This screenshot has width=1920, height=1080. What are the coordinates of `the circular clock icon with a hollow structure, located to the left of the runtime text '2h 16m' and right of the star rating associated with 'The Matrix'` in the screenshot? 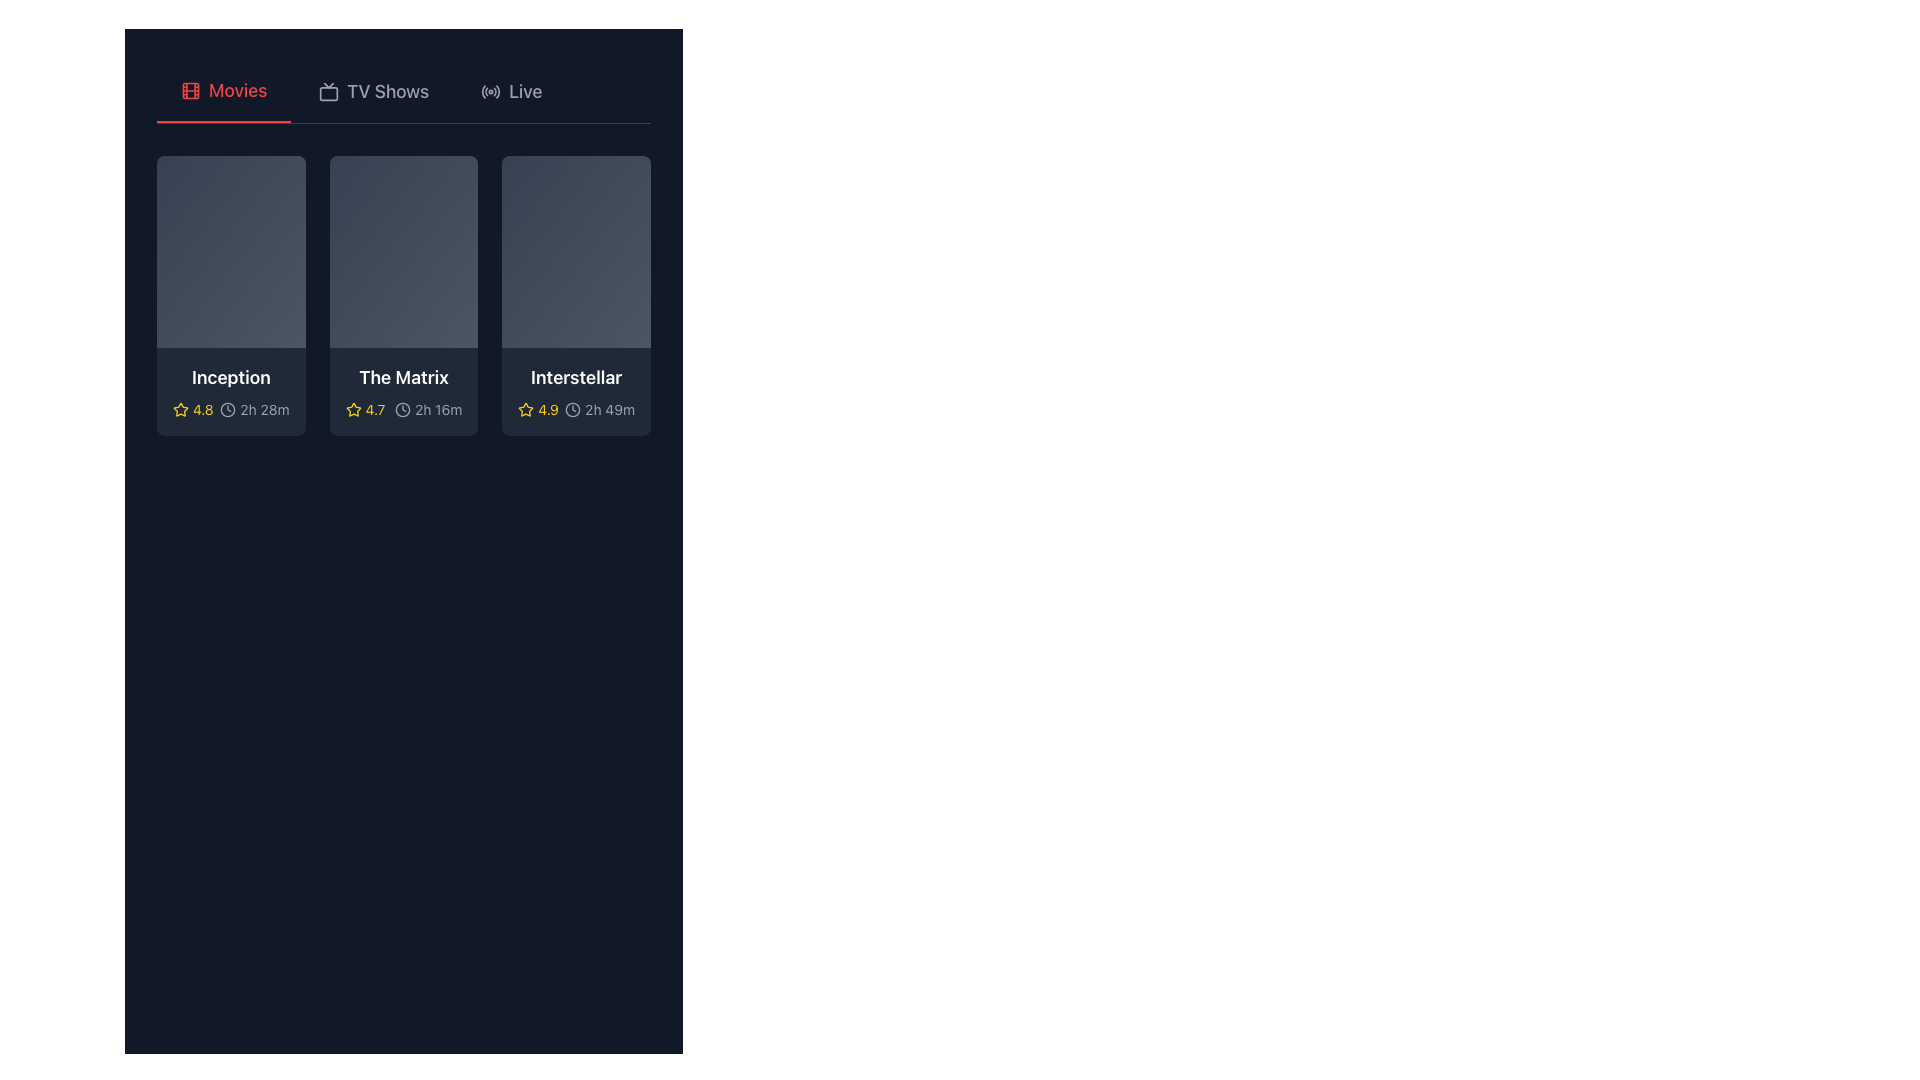 It's located at (402, 408).